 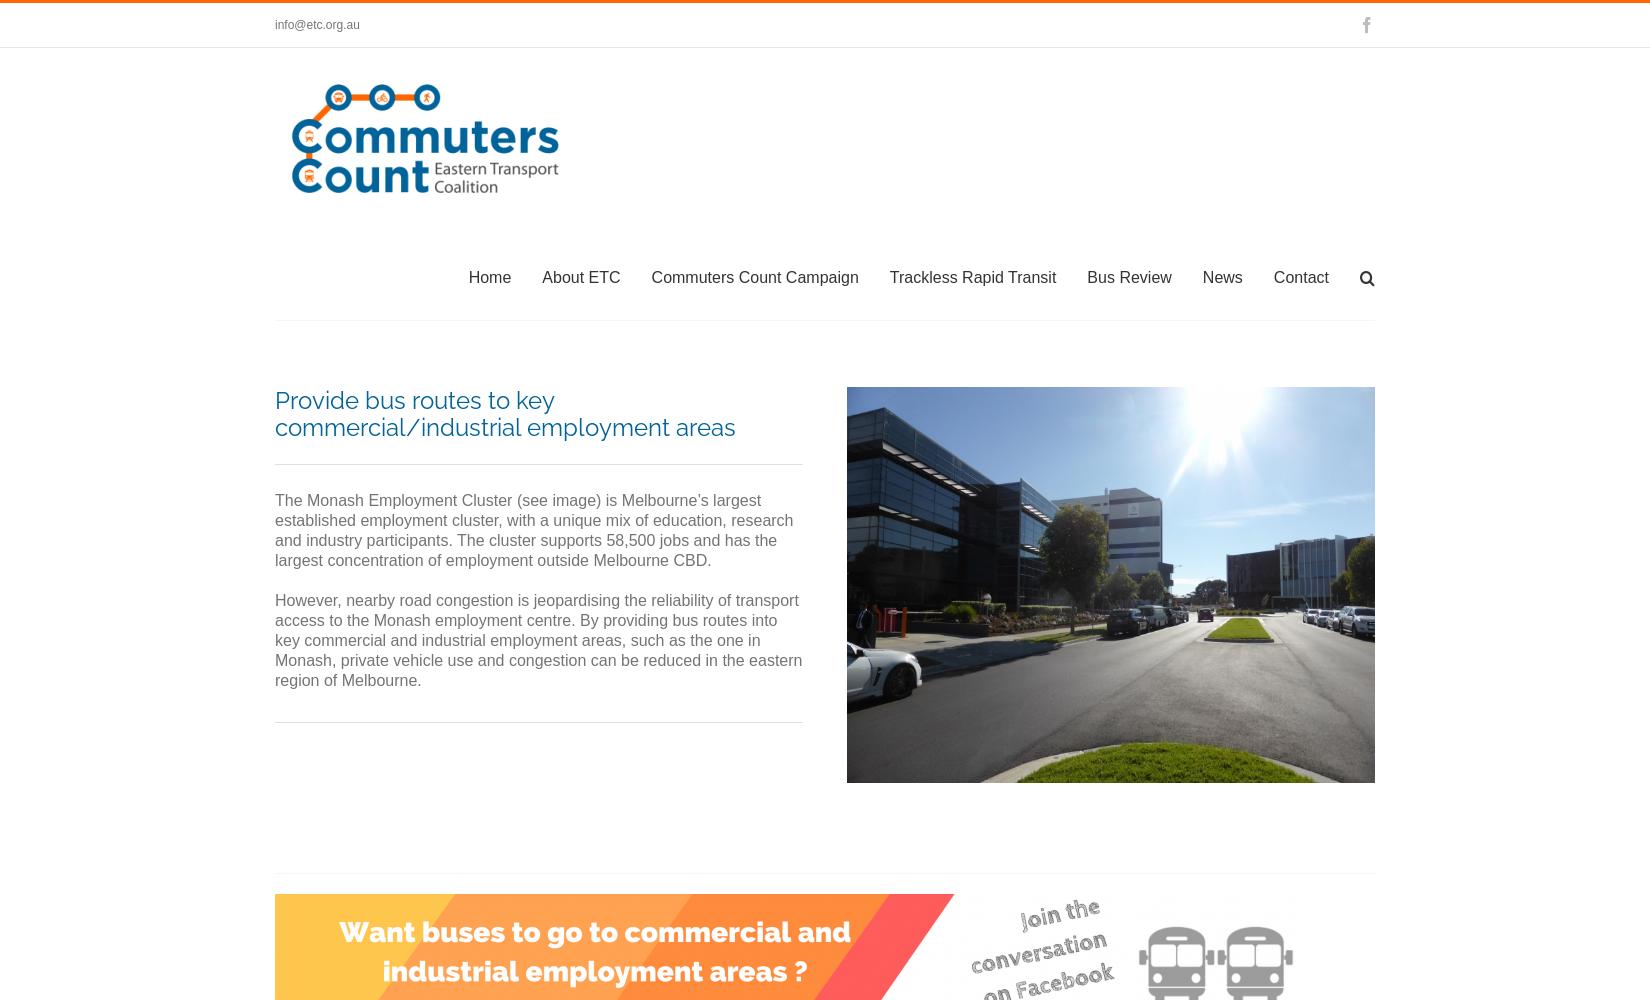 I want to click on 'Trackless Rapid Transit', so click(x=972, y=276).